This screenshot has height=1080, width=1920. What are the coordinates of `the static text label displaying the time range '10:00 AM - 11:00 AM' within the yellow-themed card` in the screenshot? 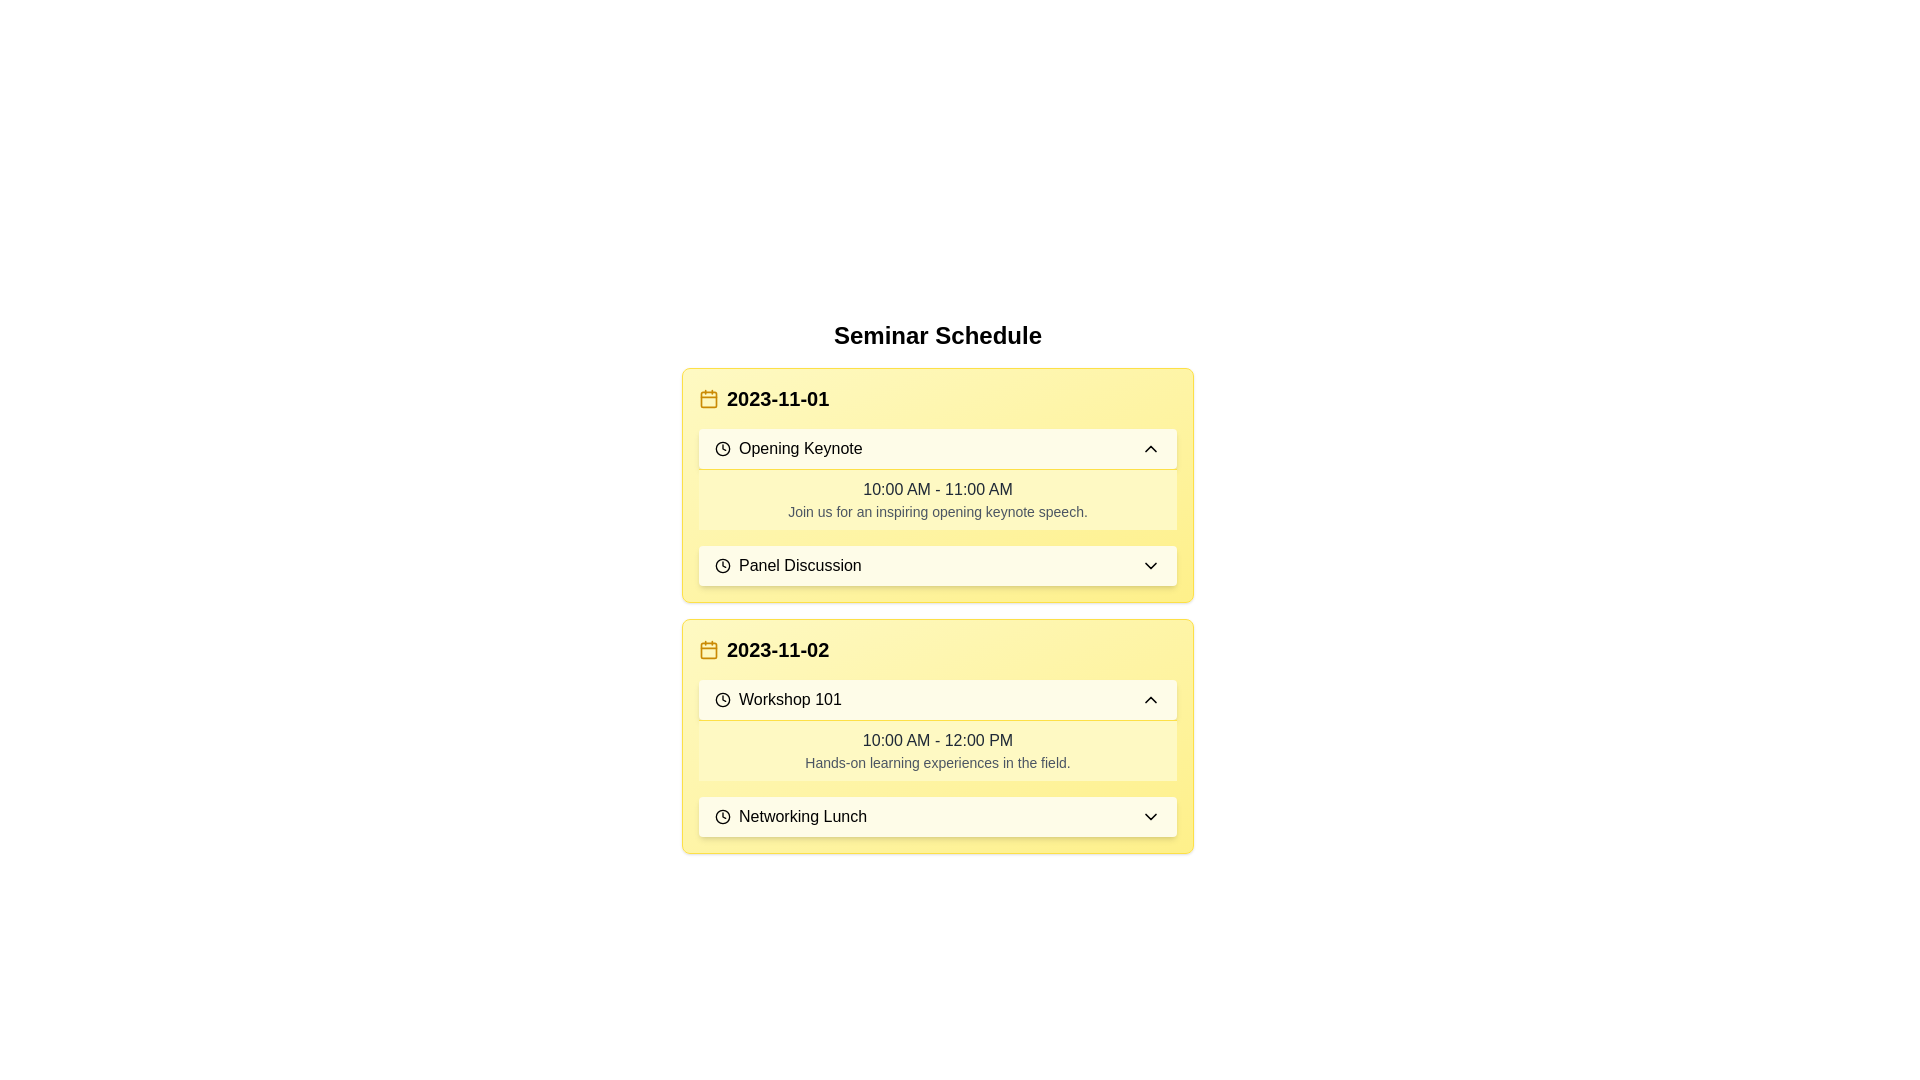 It's located at (936, 489).